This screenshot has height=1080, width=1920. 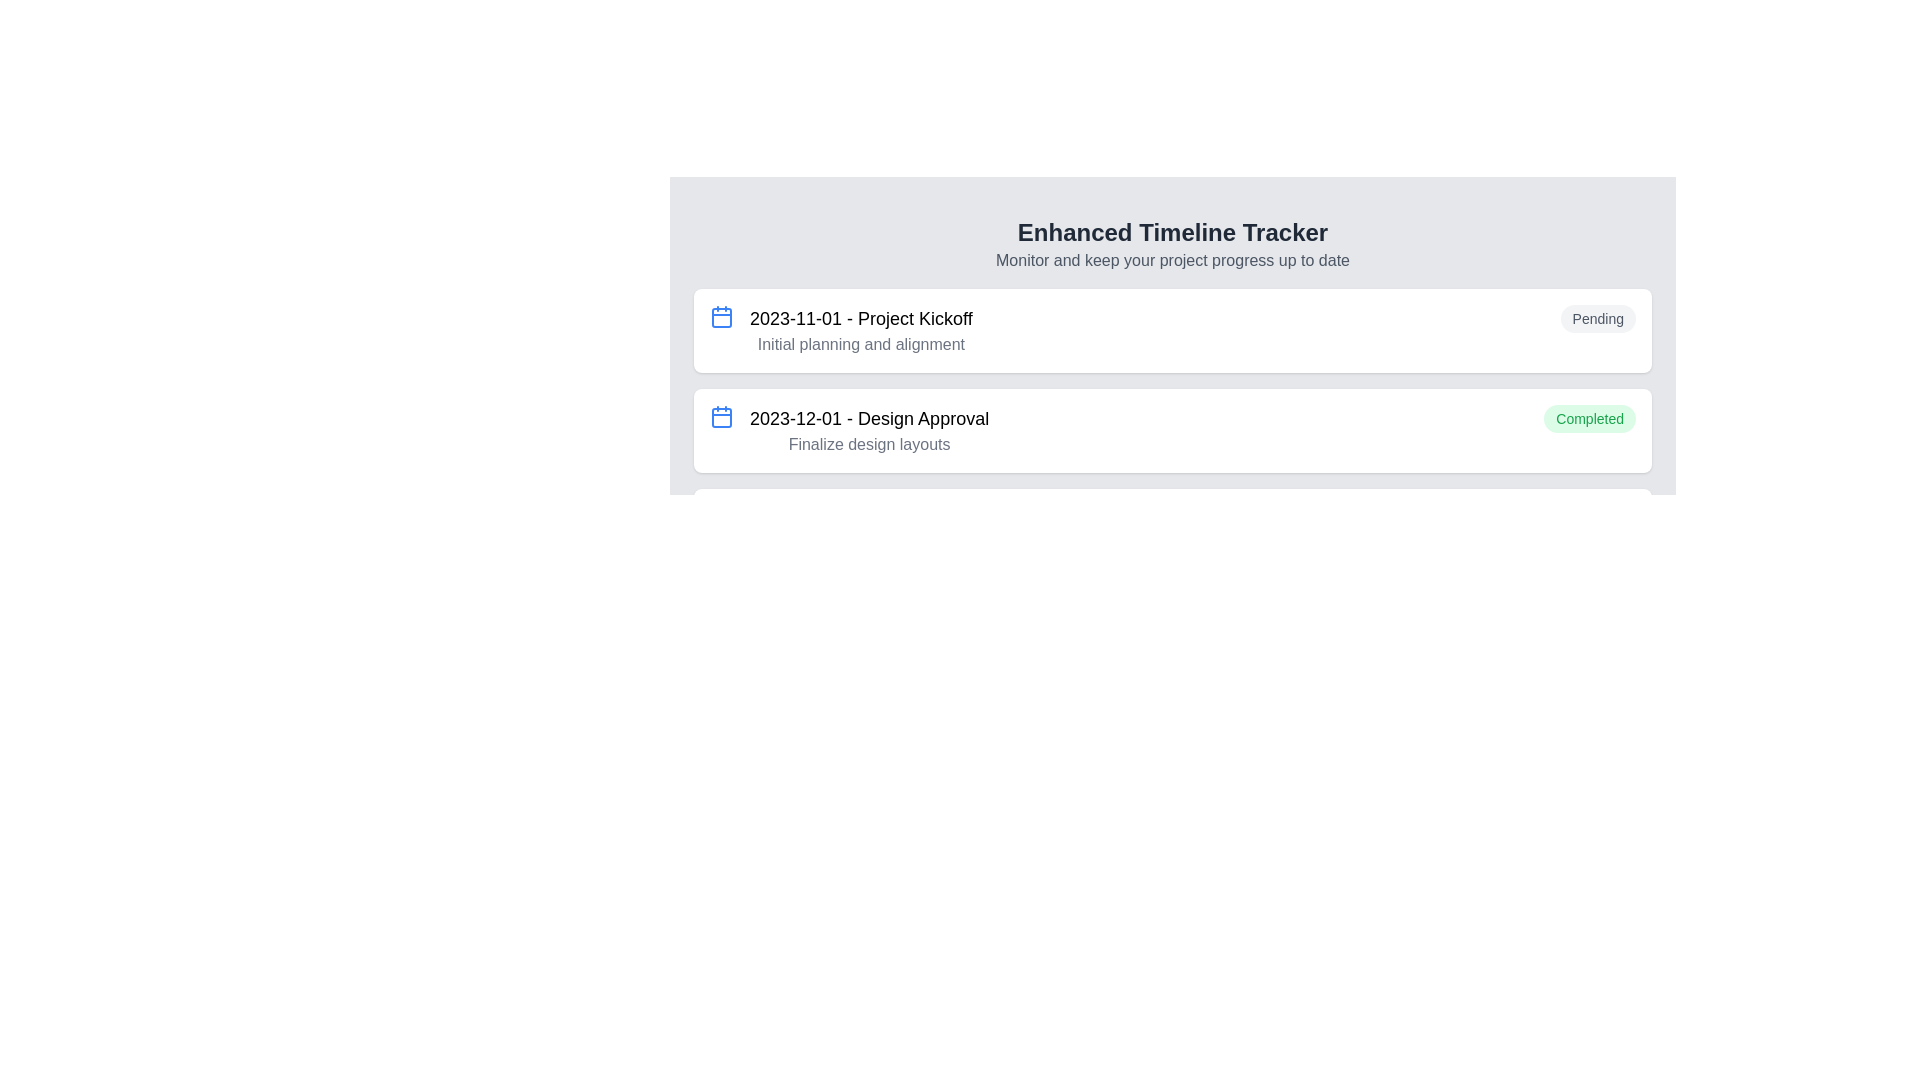 What do you see at coordinates (1172, 260) in the screenshot?
I see `the static text element that contains the guidance 'Monitor and keep your project progress up to date', located below the bold title 'Enhanced Timeline Tracker'` at bounding box center [1172, 260].